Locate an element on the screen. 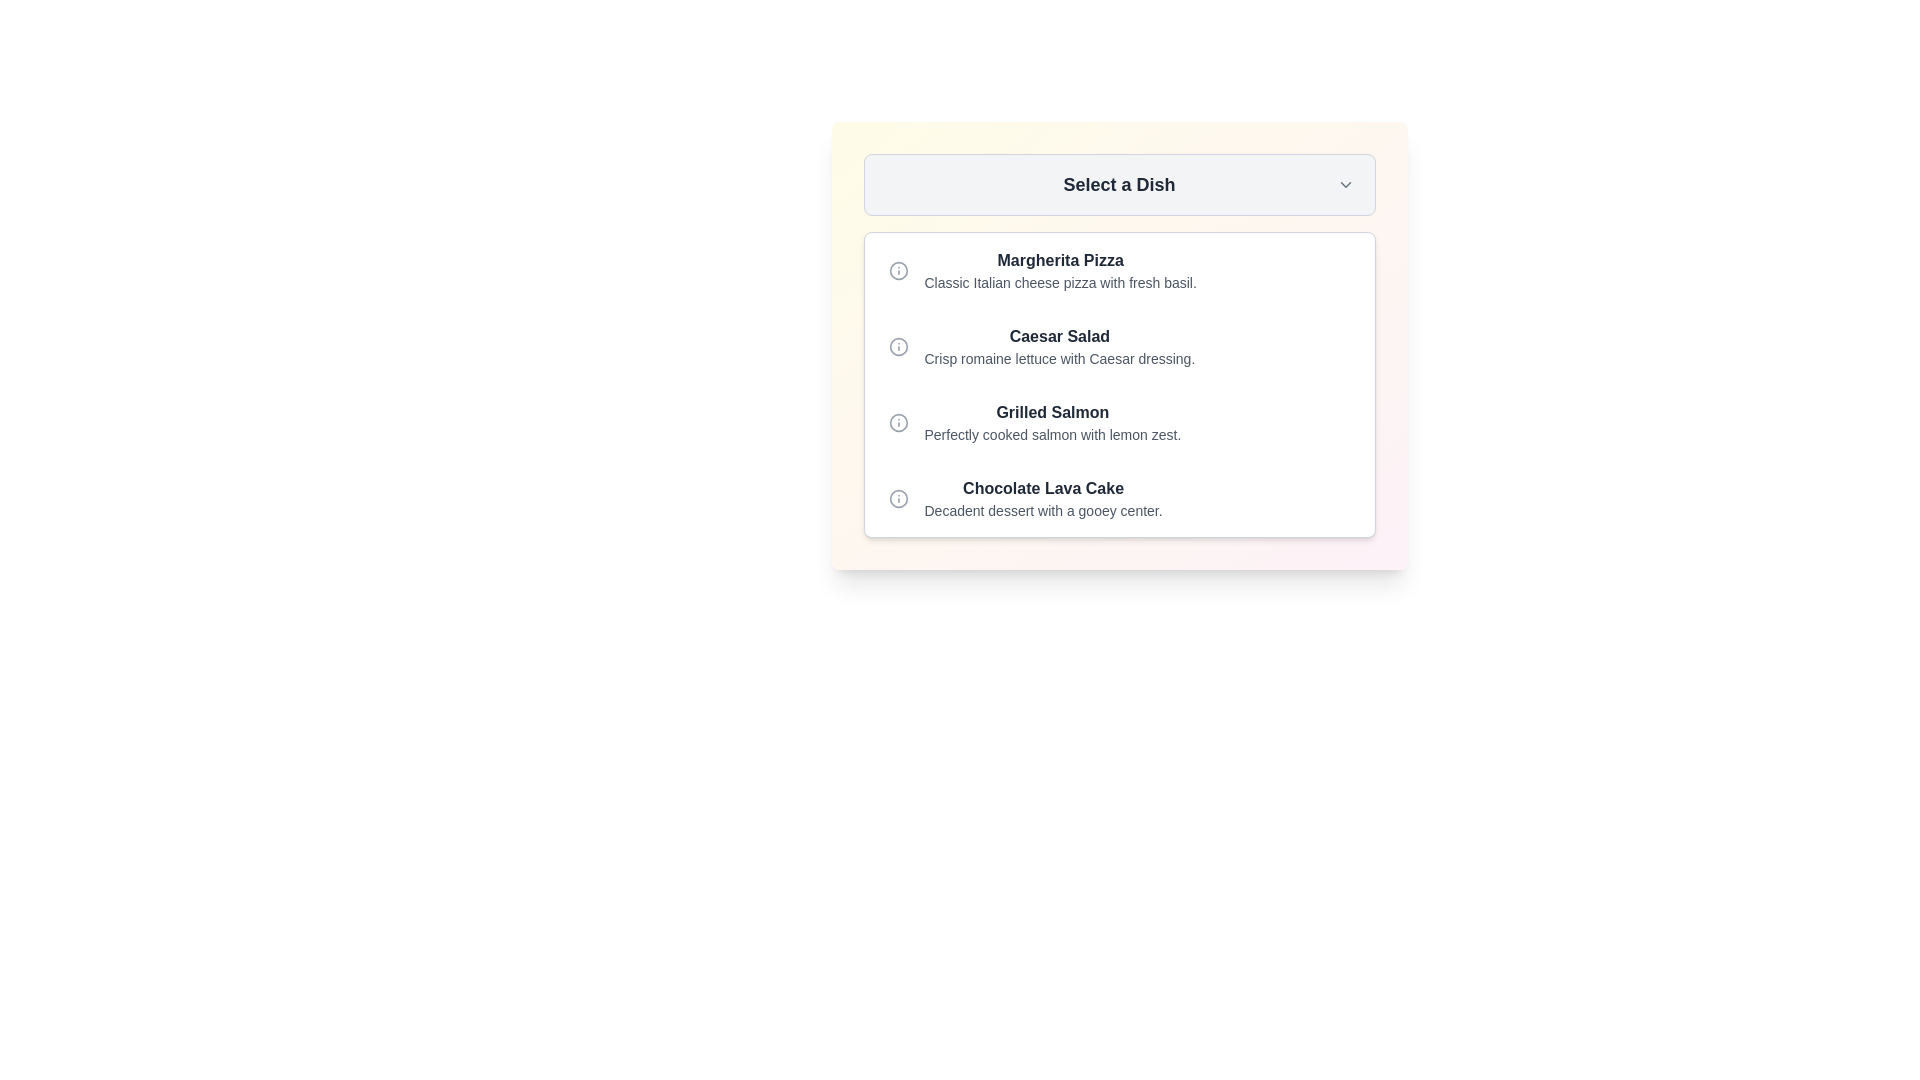 The height and width of the screenshot is (1080, 1920). the descriptive text stating 'Crisp romaine lettuce with Caesar dressing.', which is located immediately below the title 'Caesar Salad' in the vertical menu list is located at coordinates (1058, 357).